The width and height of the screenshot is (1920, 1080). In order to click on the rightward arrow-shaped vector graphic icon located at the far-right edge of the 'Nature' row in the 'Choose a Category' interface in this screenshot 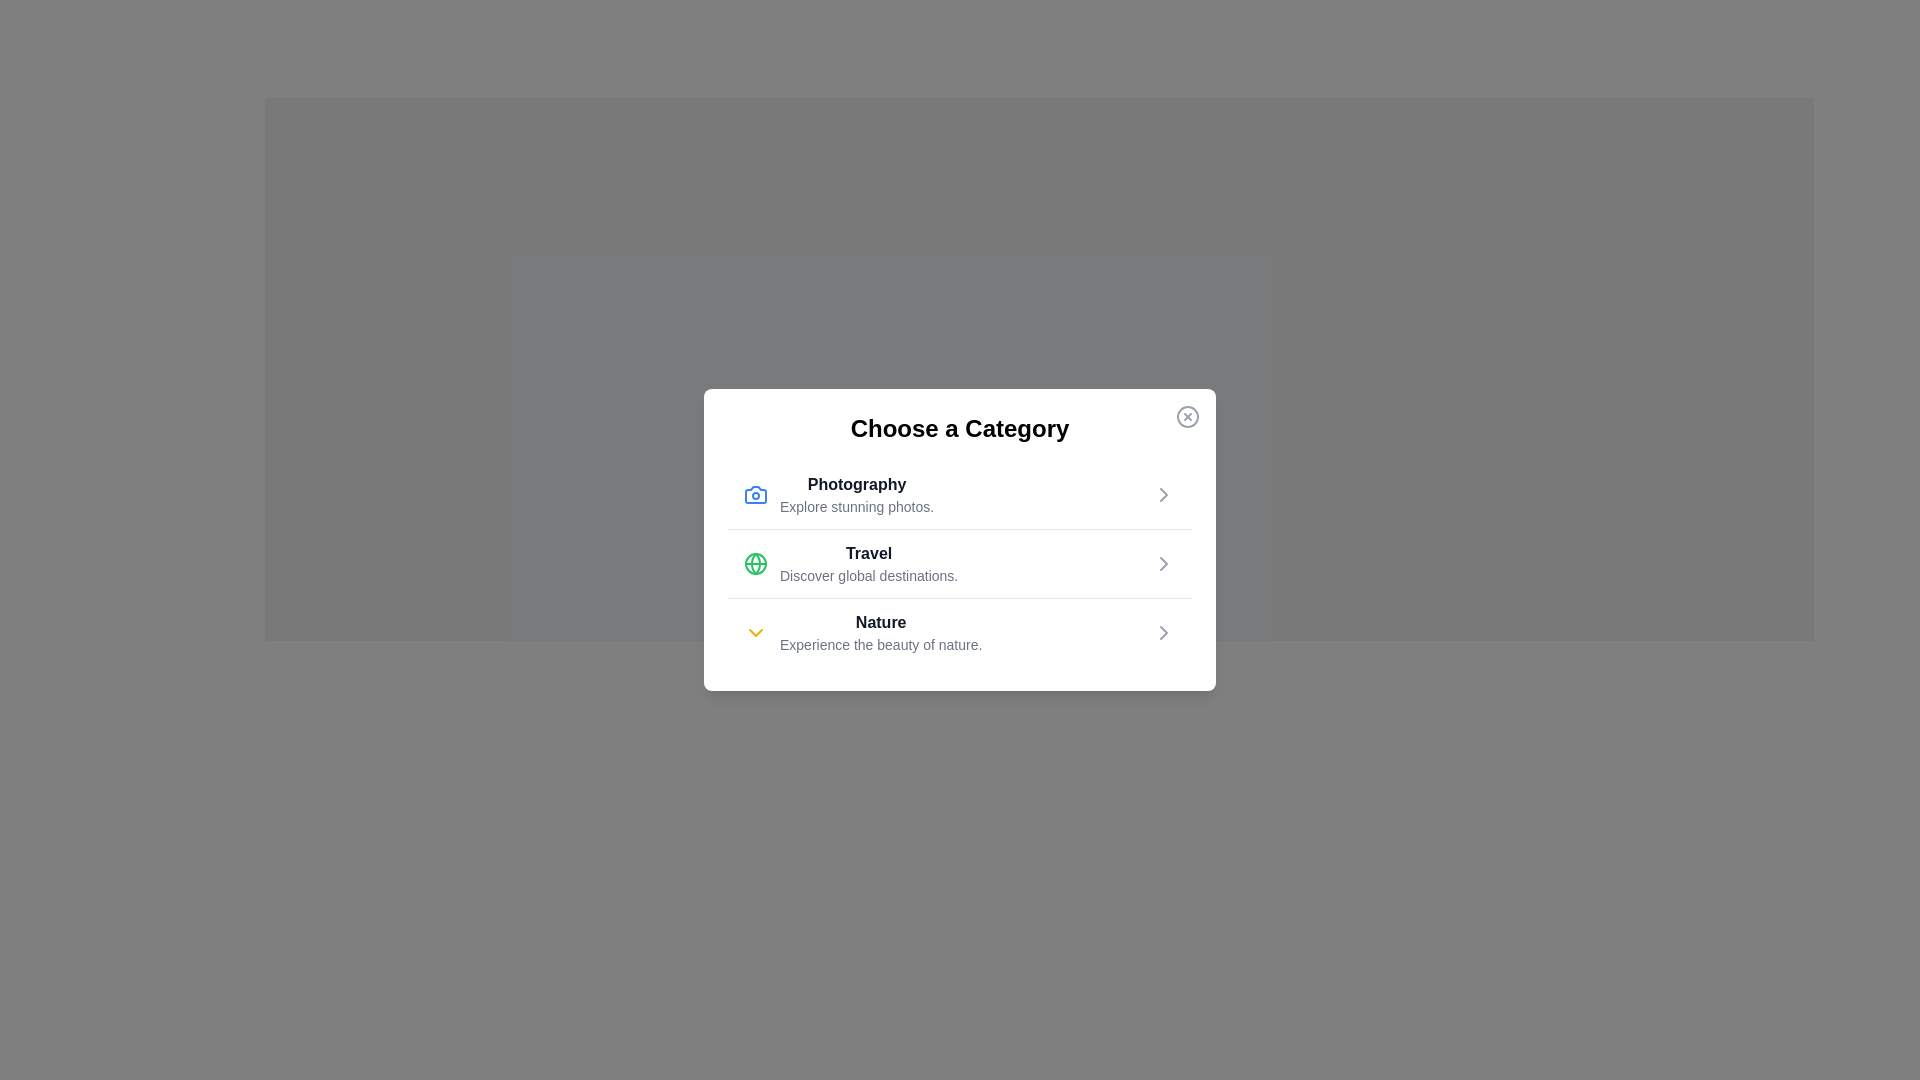, I will do `click(1163, 632)`.